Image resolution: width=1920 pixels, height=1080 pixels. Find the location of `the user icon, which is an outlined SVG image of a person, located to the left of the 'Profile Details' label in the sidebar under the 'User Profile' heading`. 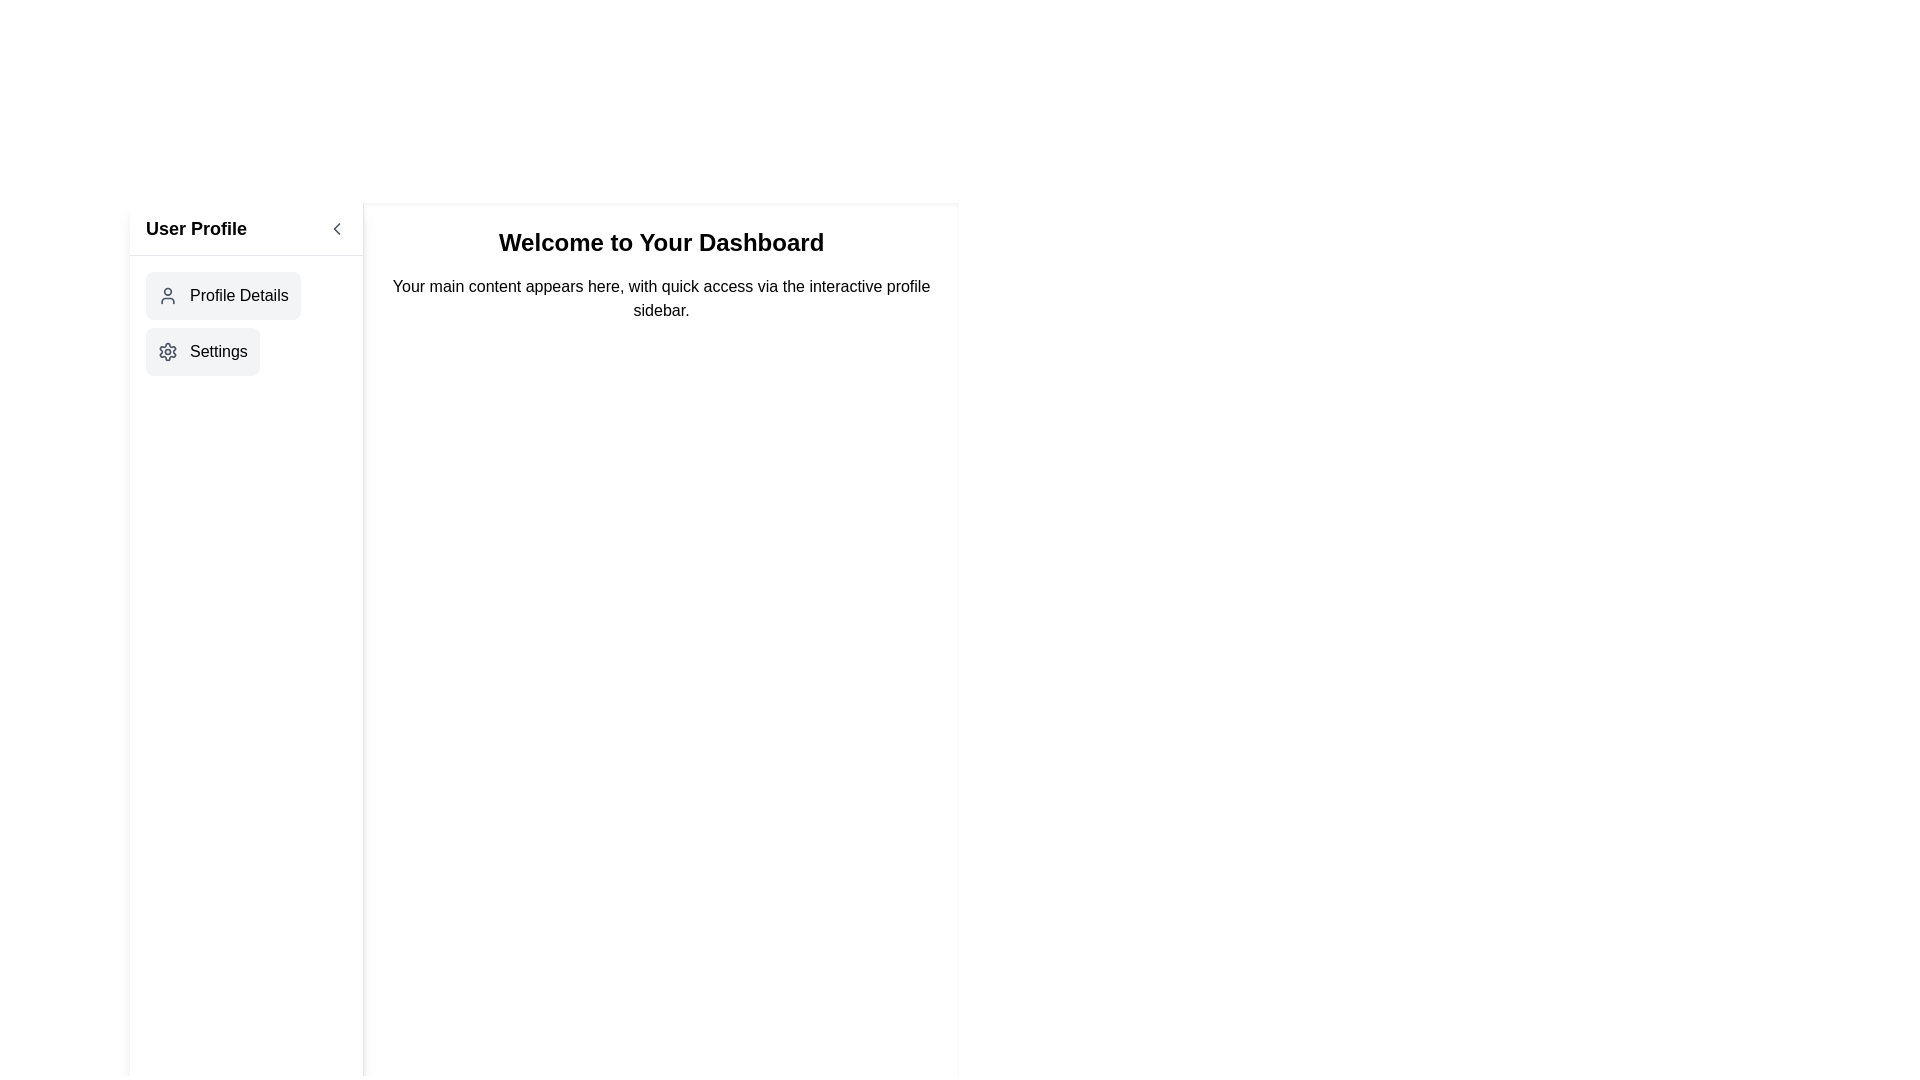

the user icon, which is an outlined SVG image of a person, located to the left of the 'Profile Details' label in the sidebar under the 'User Profile' heading is located at coordinates (168, 296).